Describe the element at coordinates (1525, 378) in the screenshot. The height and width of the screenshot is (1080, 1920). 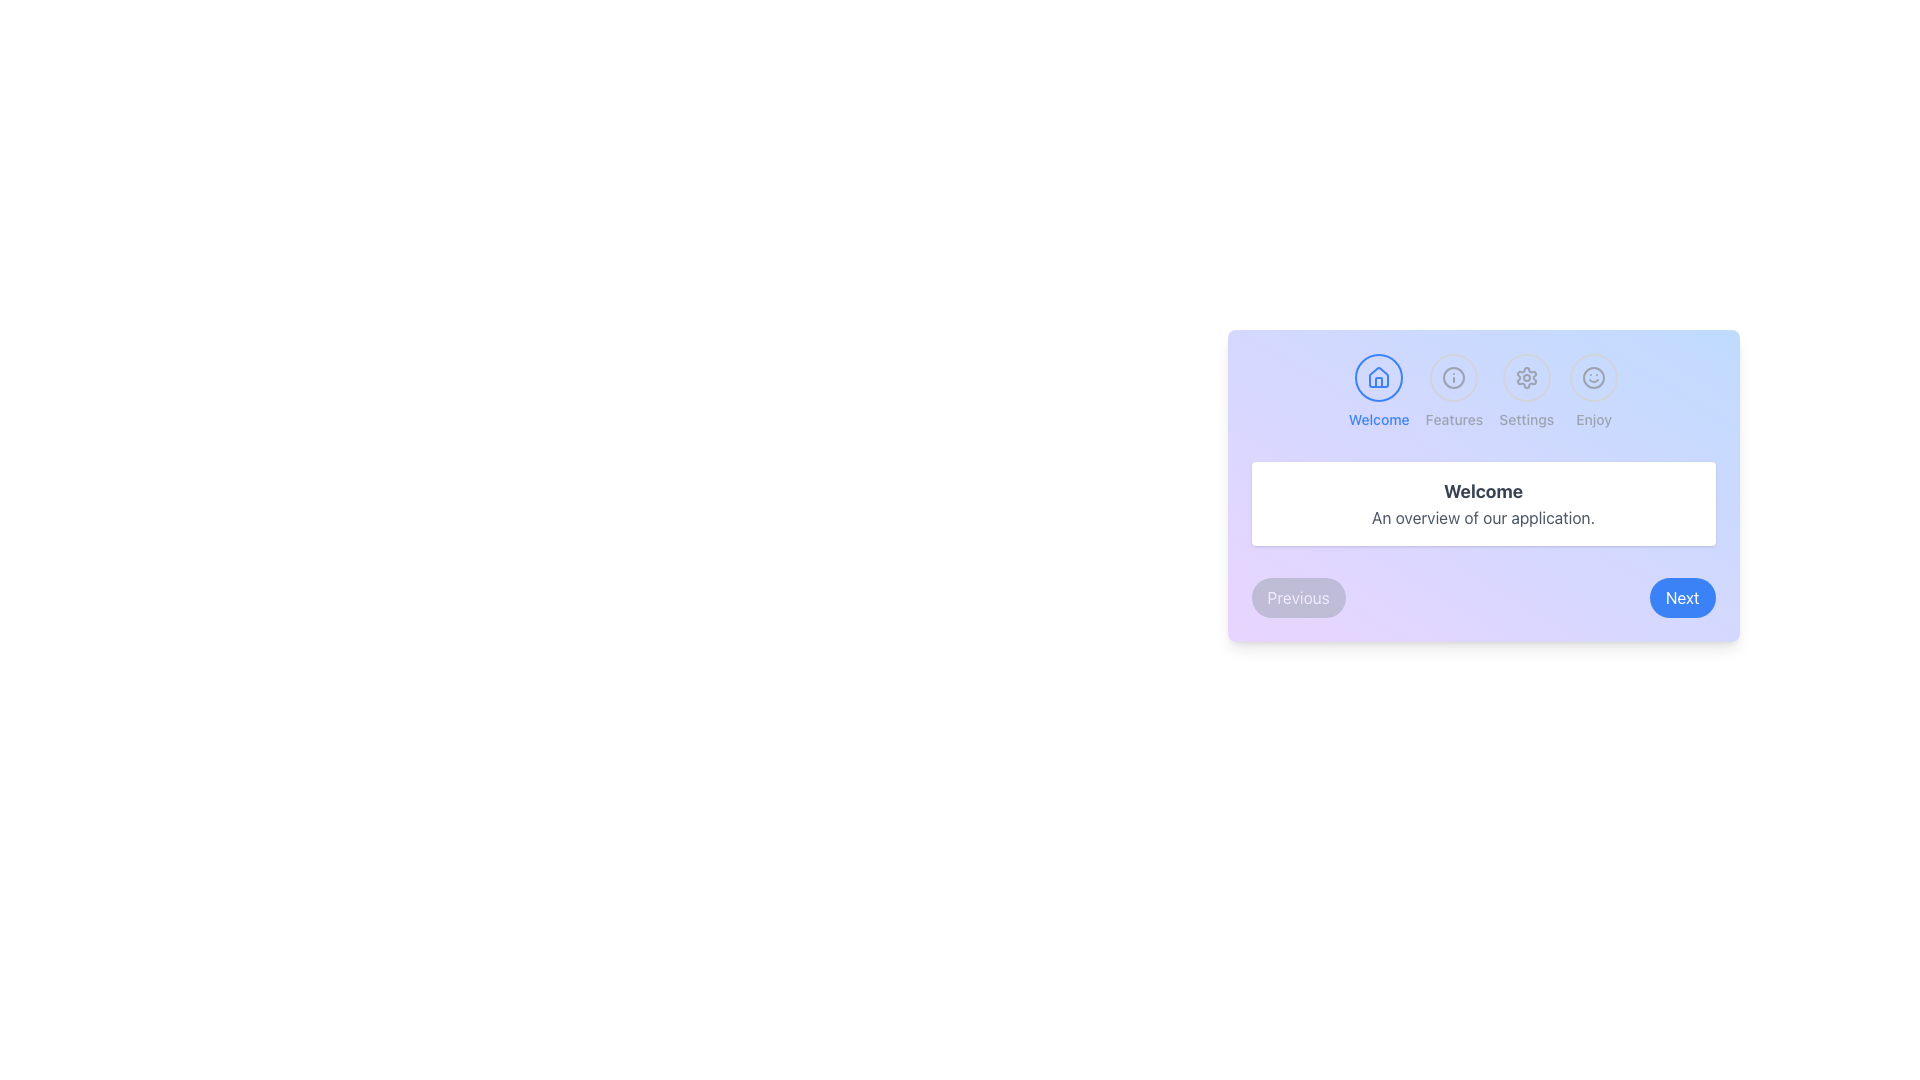
I see `the 'Settings' navigation icon, which is the third circular icon in the horizontal navigation panel near the top center of the modal window` at that location.